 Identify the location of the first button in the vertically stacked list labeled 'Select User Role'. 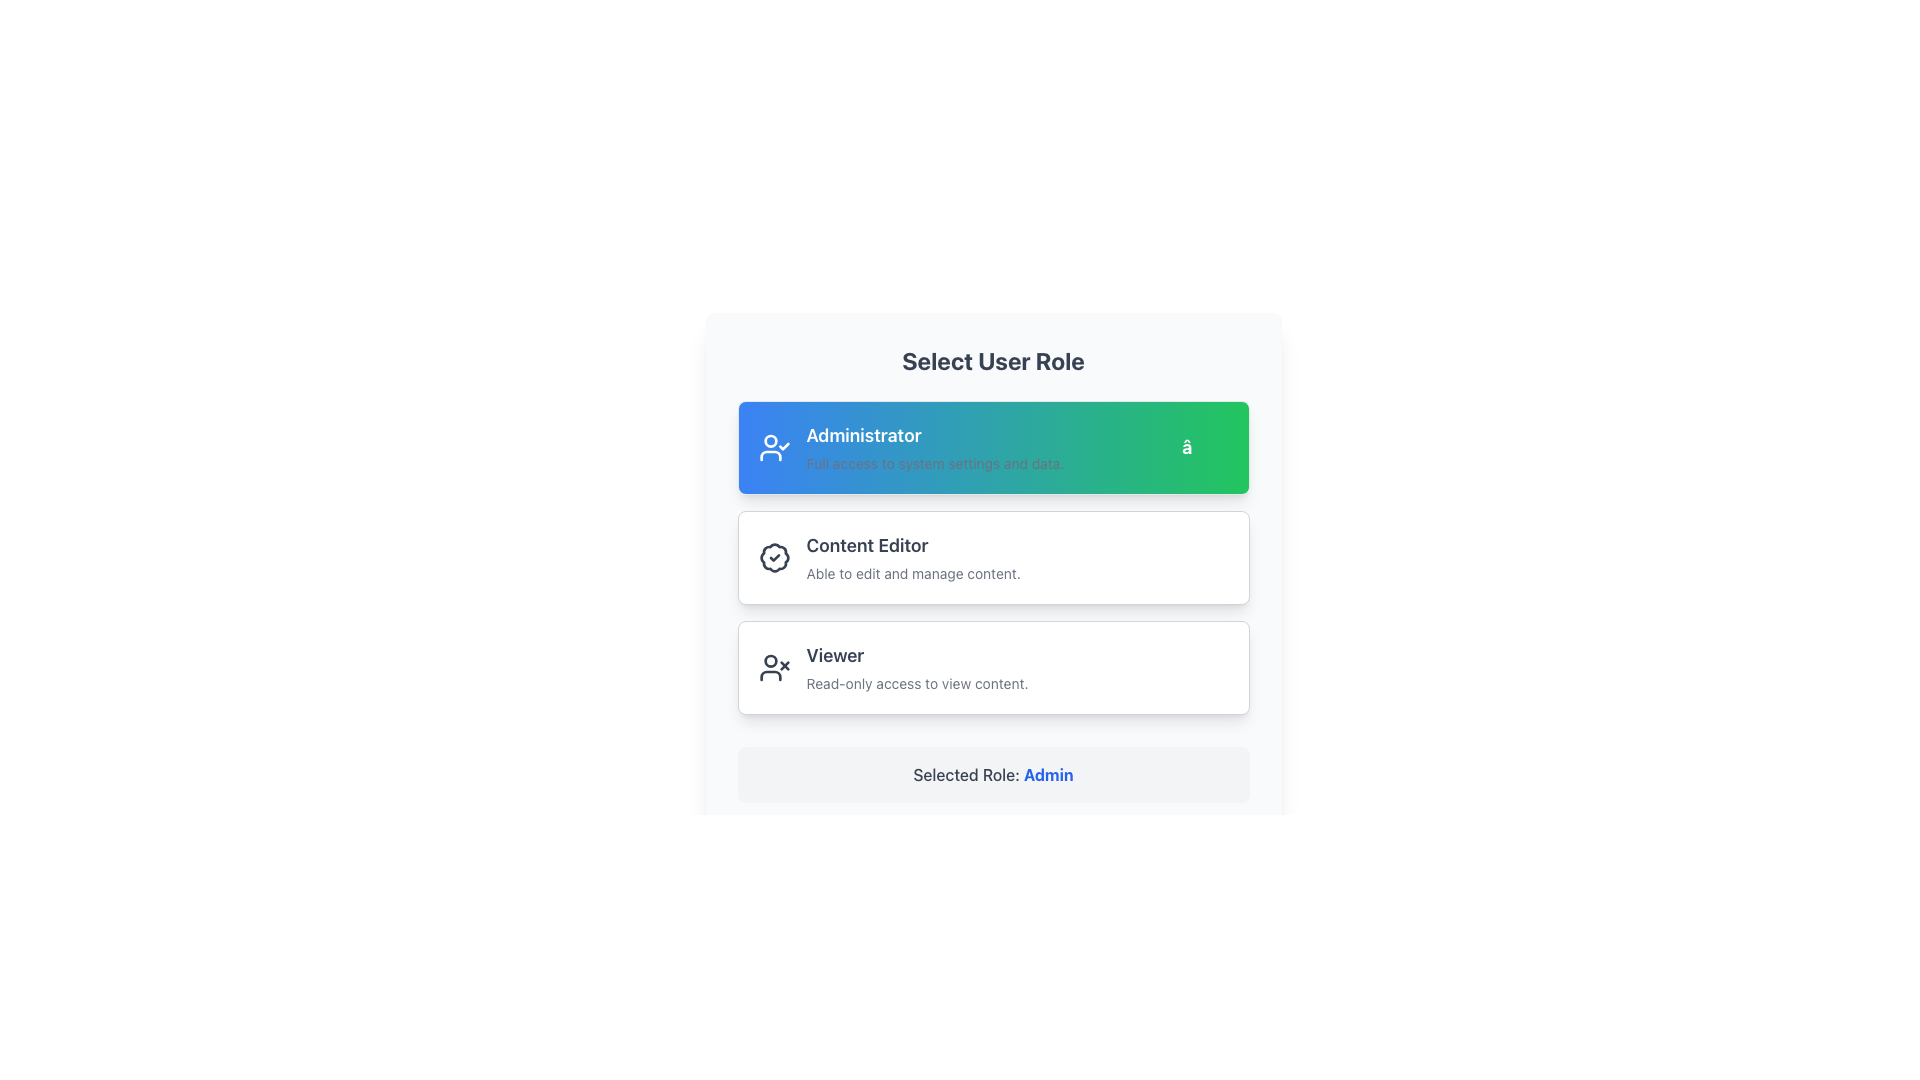
(993, 446).